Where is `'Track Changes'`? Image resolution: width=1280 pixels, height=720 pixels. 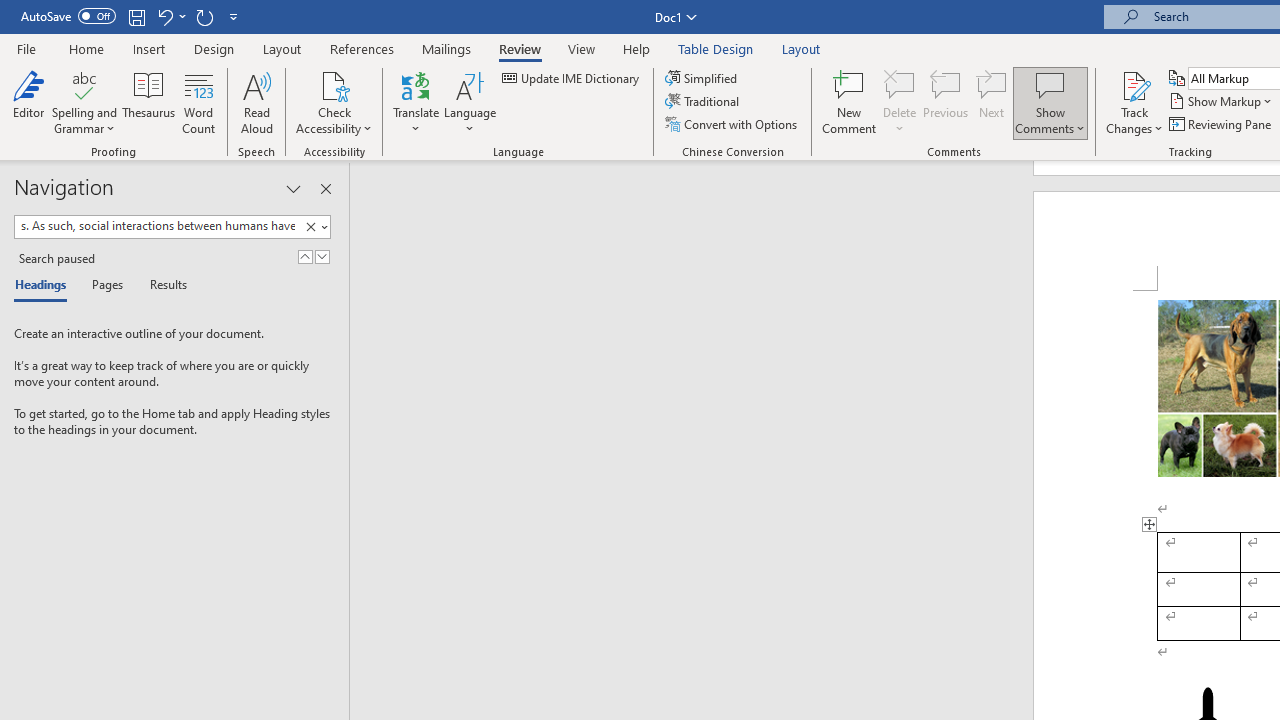 'Track Changes' is located at coordinates (1134, 84).